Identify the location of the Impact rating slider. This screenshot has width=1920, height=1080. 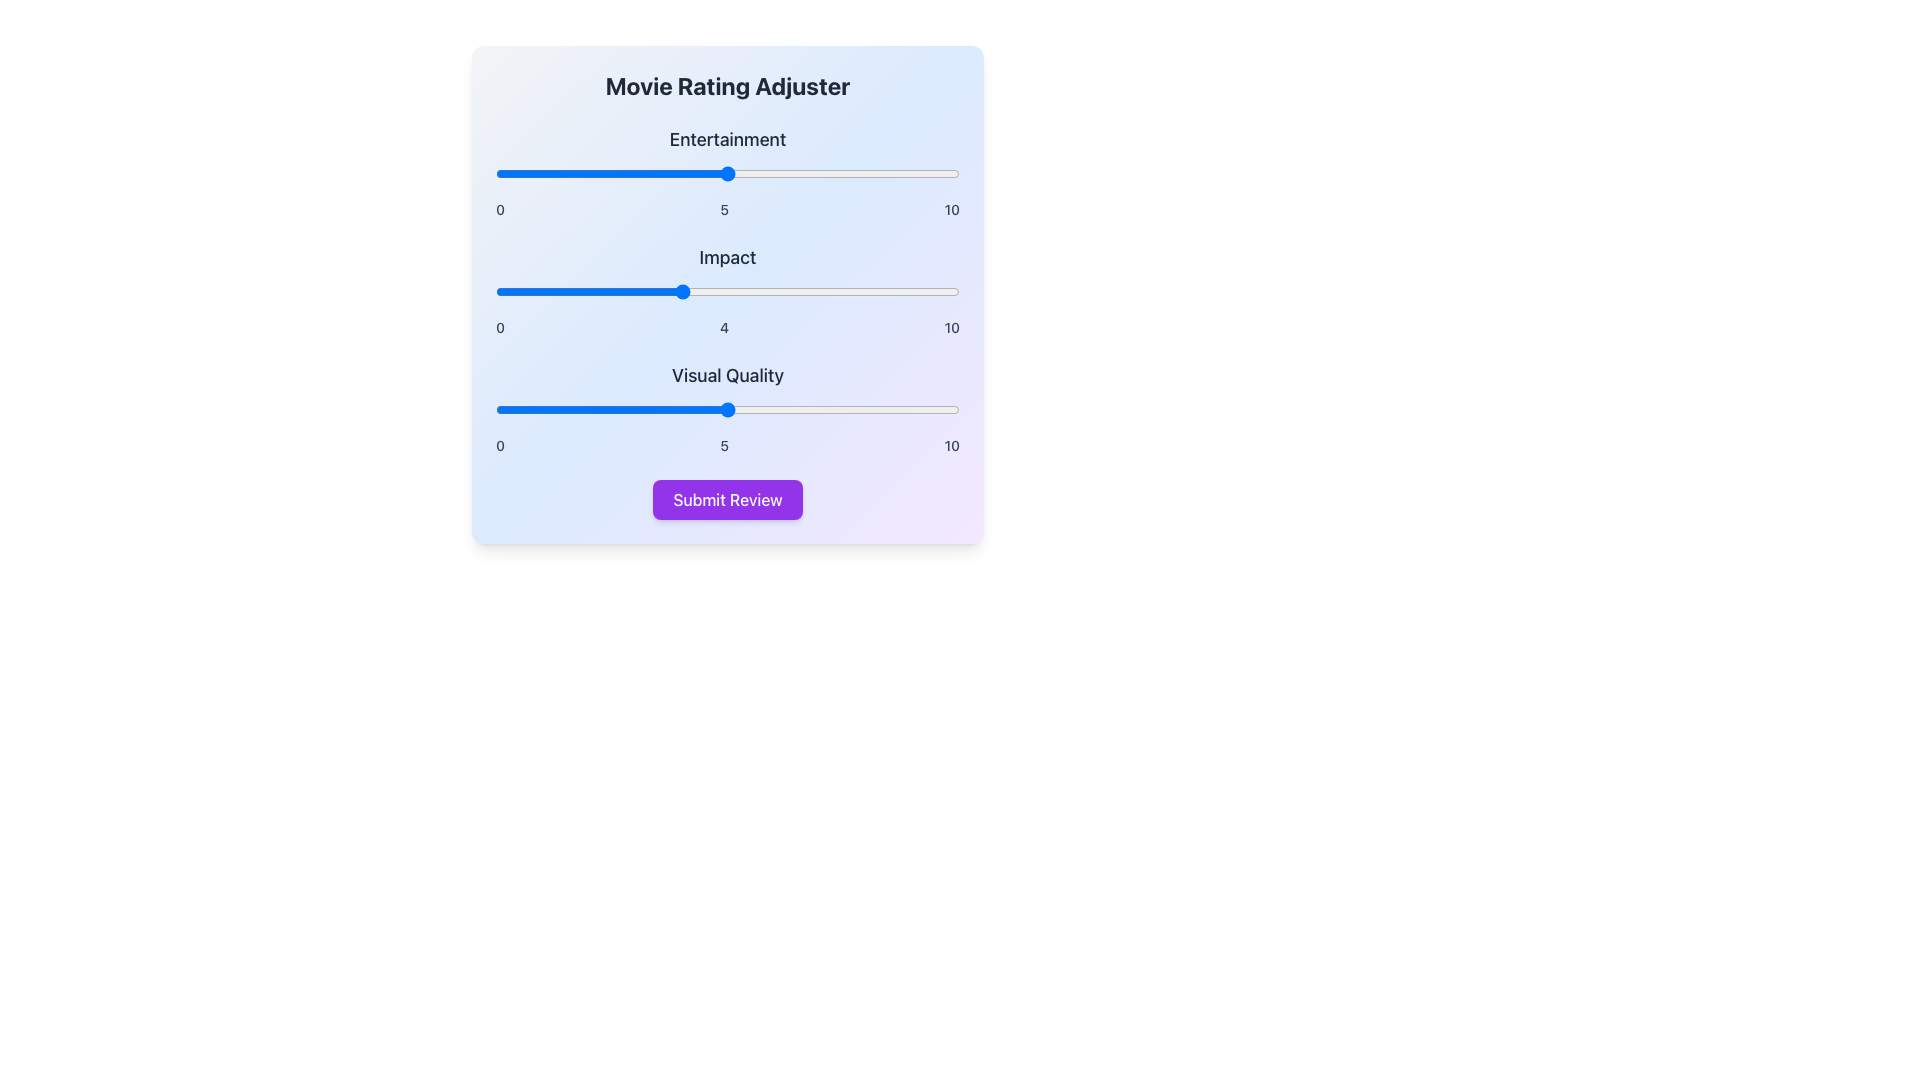
(820, 292).